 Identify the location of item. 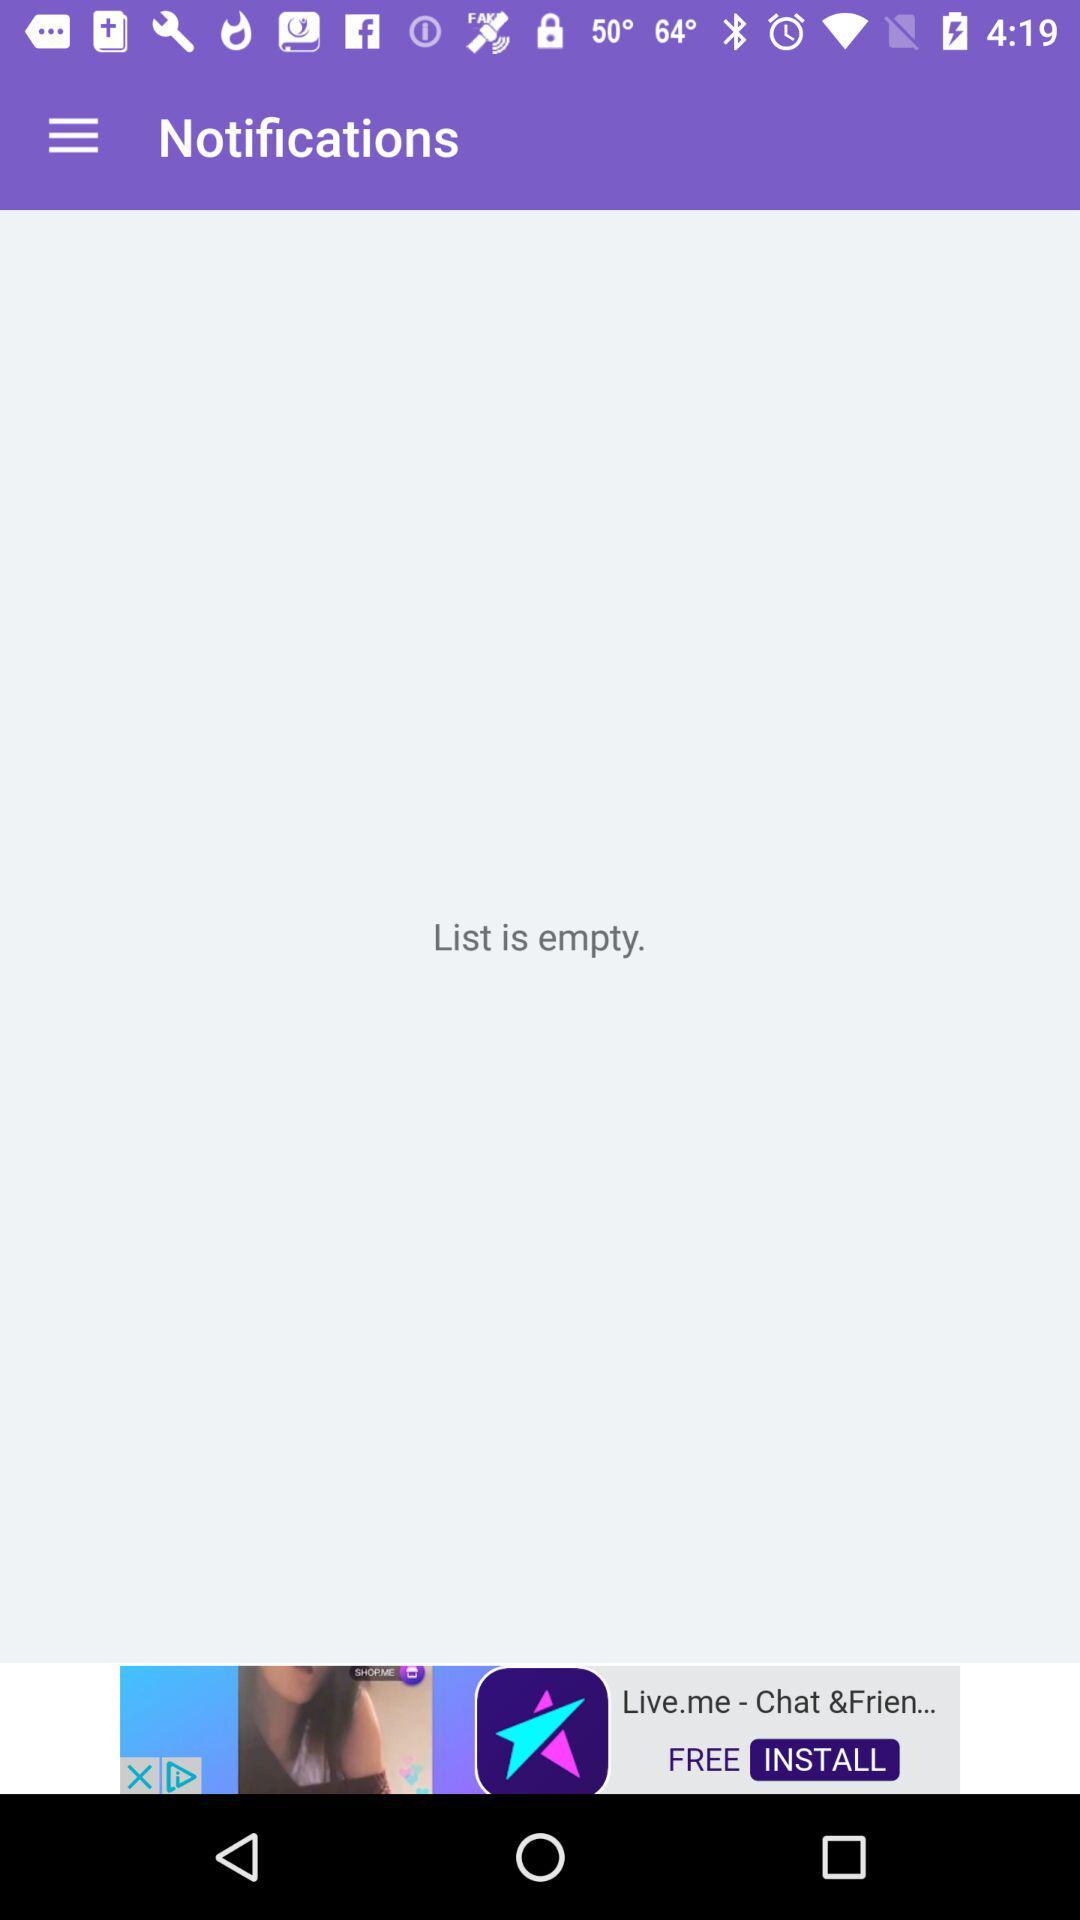
(540, 935).